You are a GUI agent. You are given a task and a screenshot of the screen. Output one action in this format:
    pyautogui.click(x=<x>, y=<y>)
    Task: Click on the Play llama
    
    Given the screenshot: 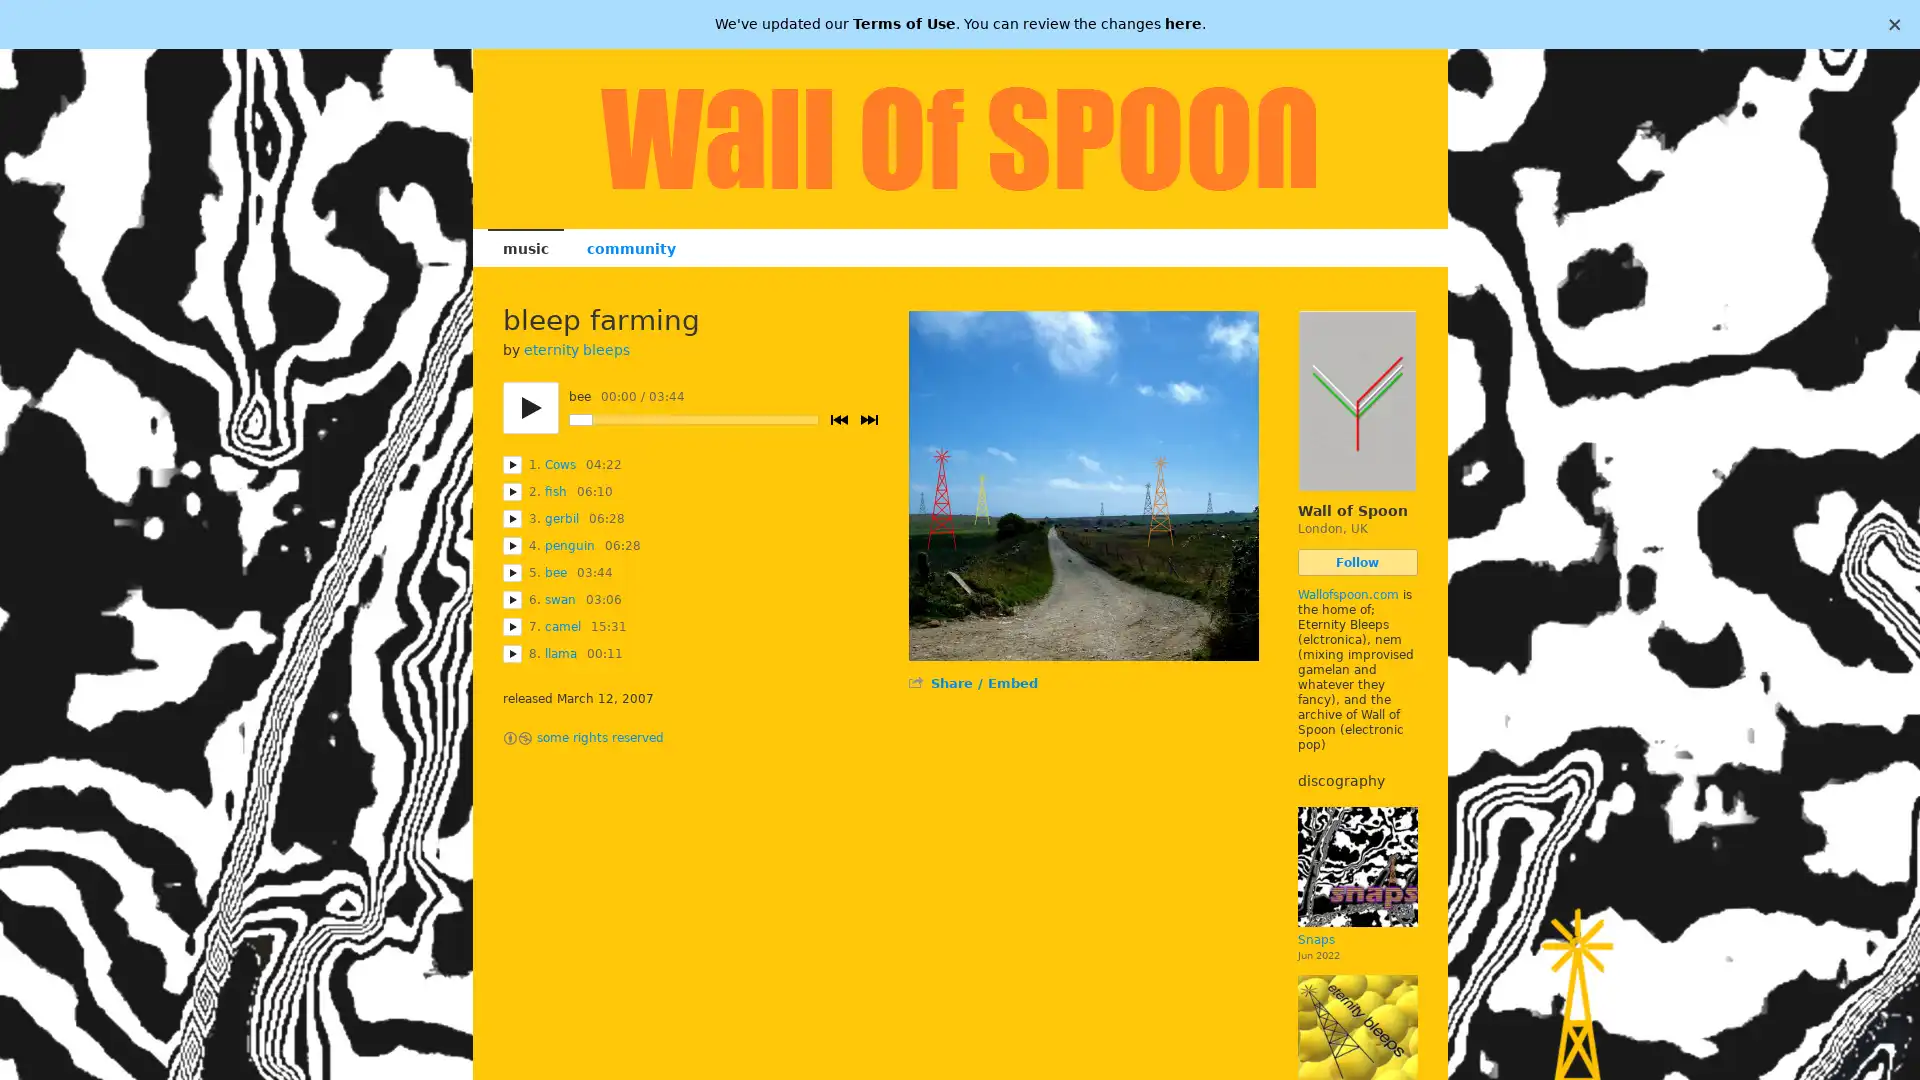 What is the action you would take?
    pyautogui.click(x=511, y=654)
    